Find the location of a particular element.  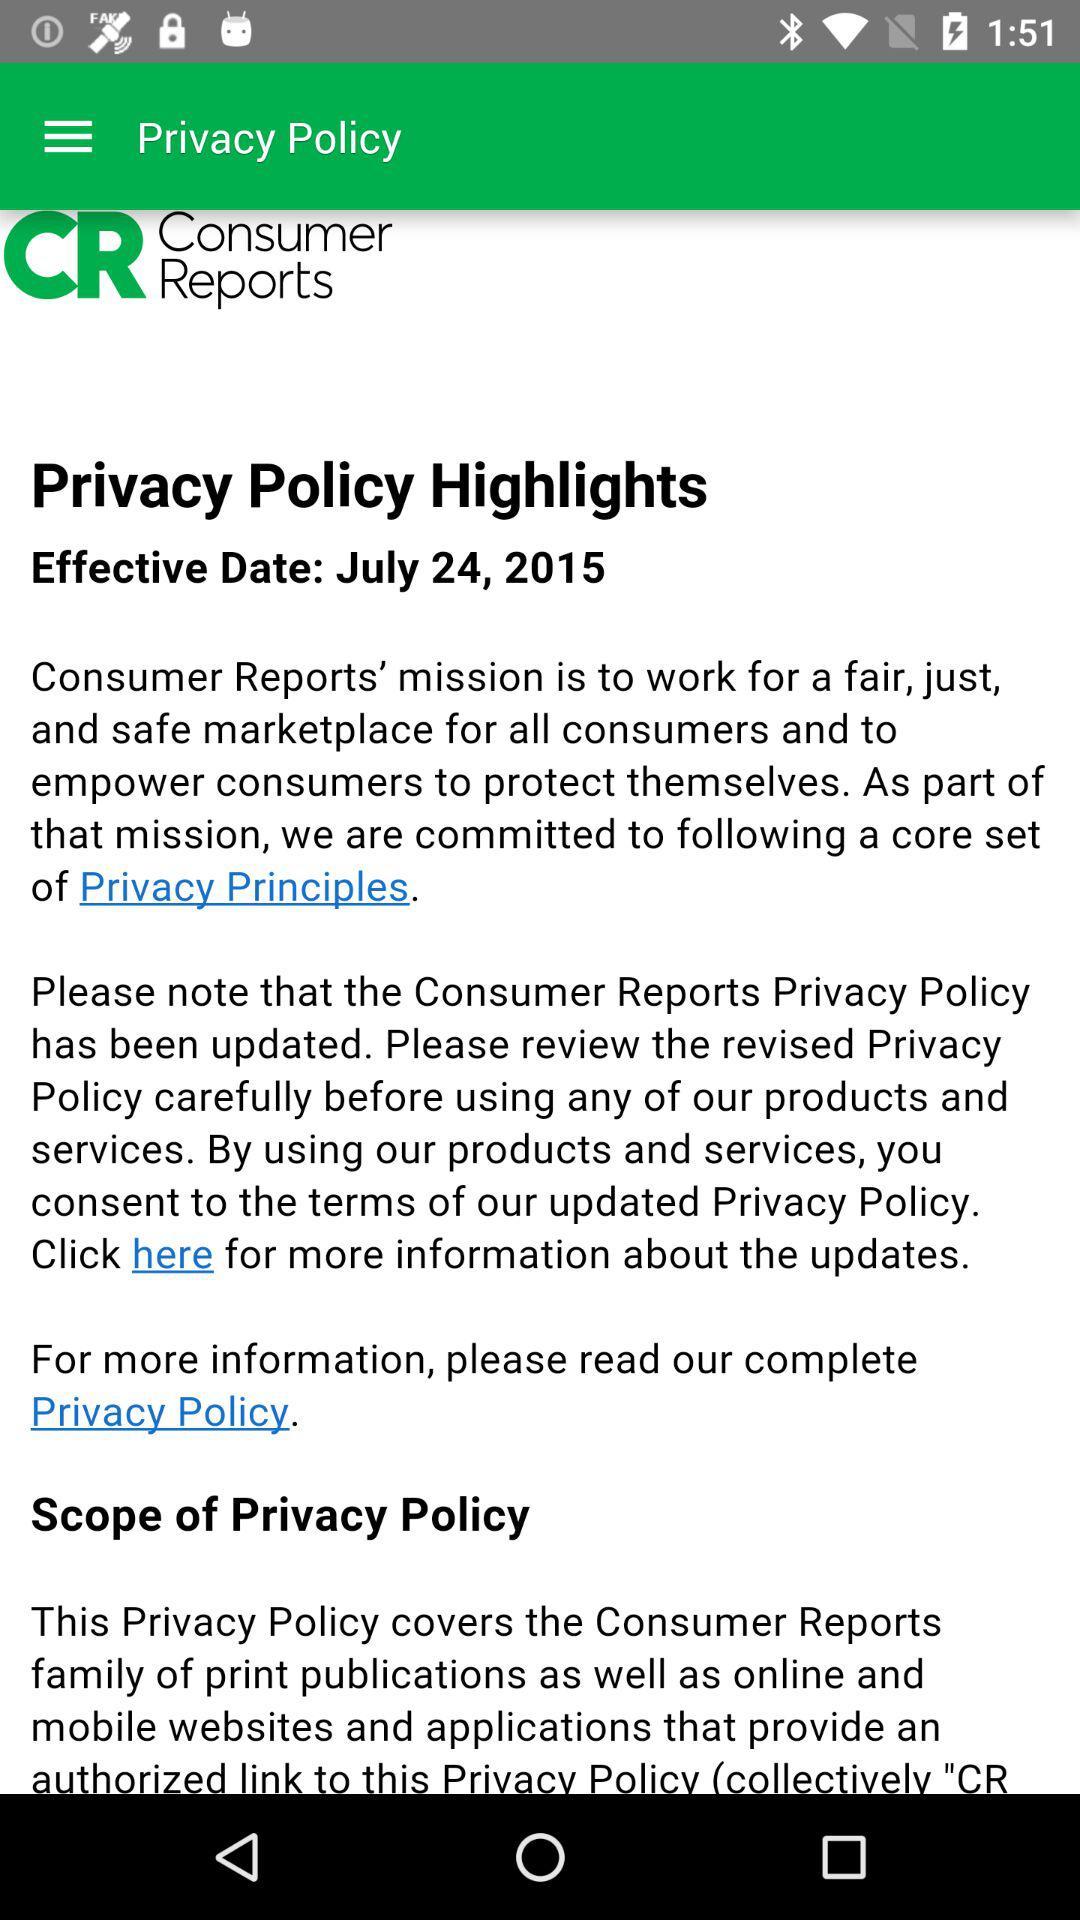

content of the privacy policy is located at coordinates (540, 1002).